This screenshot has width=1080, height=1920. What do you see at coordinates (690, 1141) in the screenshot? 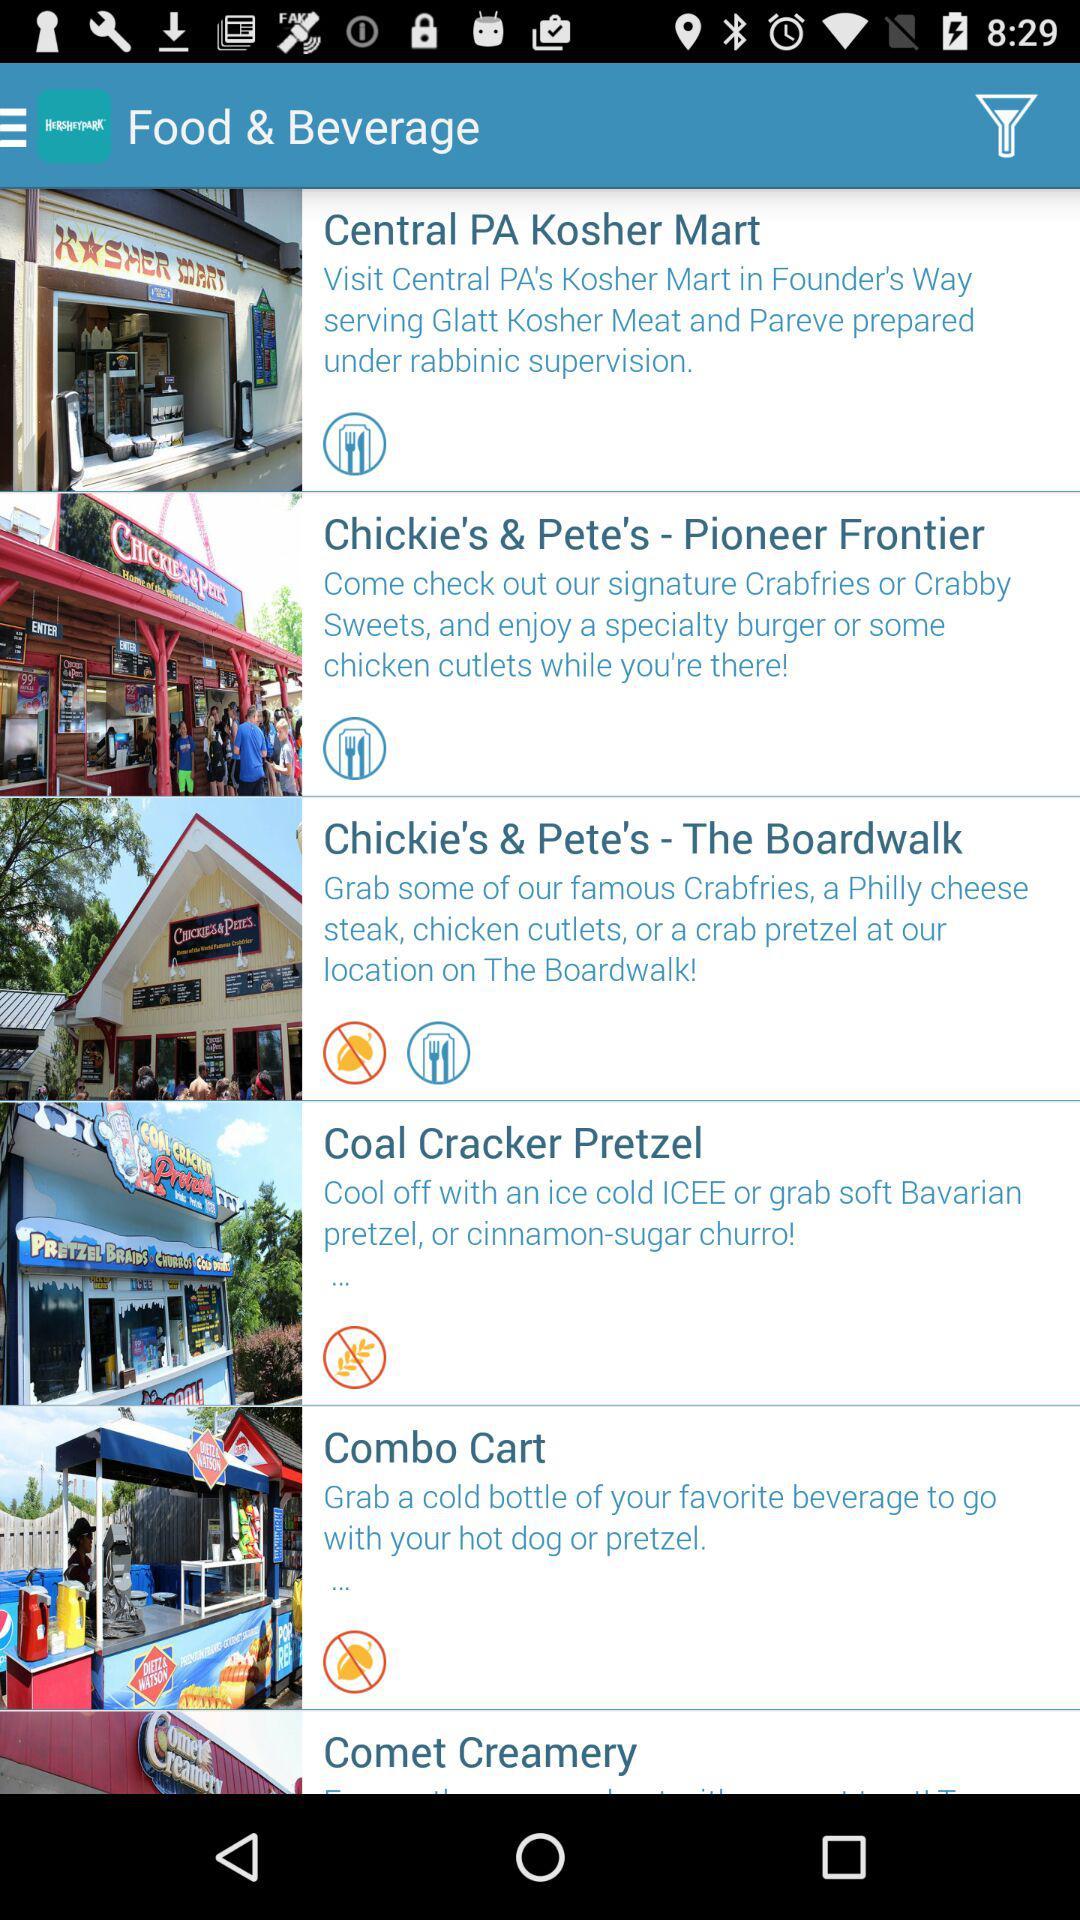
I see `the coal cracker pretzel icon` at bounding box center [690, 1141].